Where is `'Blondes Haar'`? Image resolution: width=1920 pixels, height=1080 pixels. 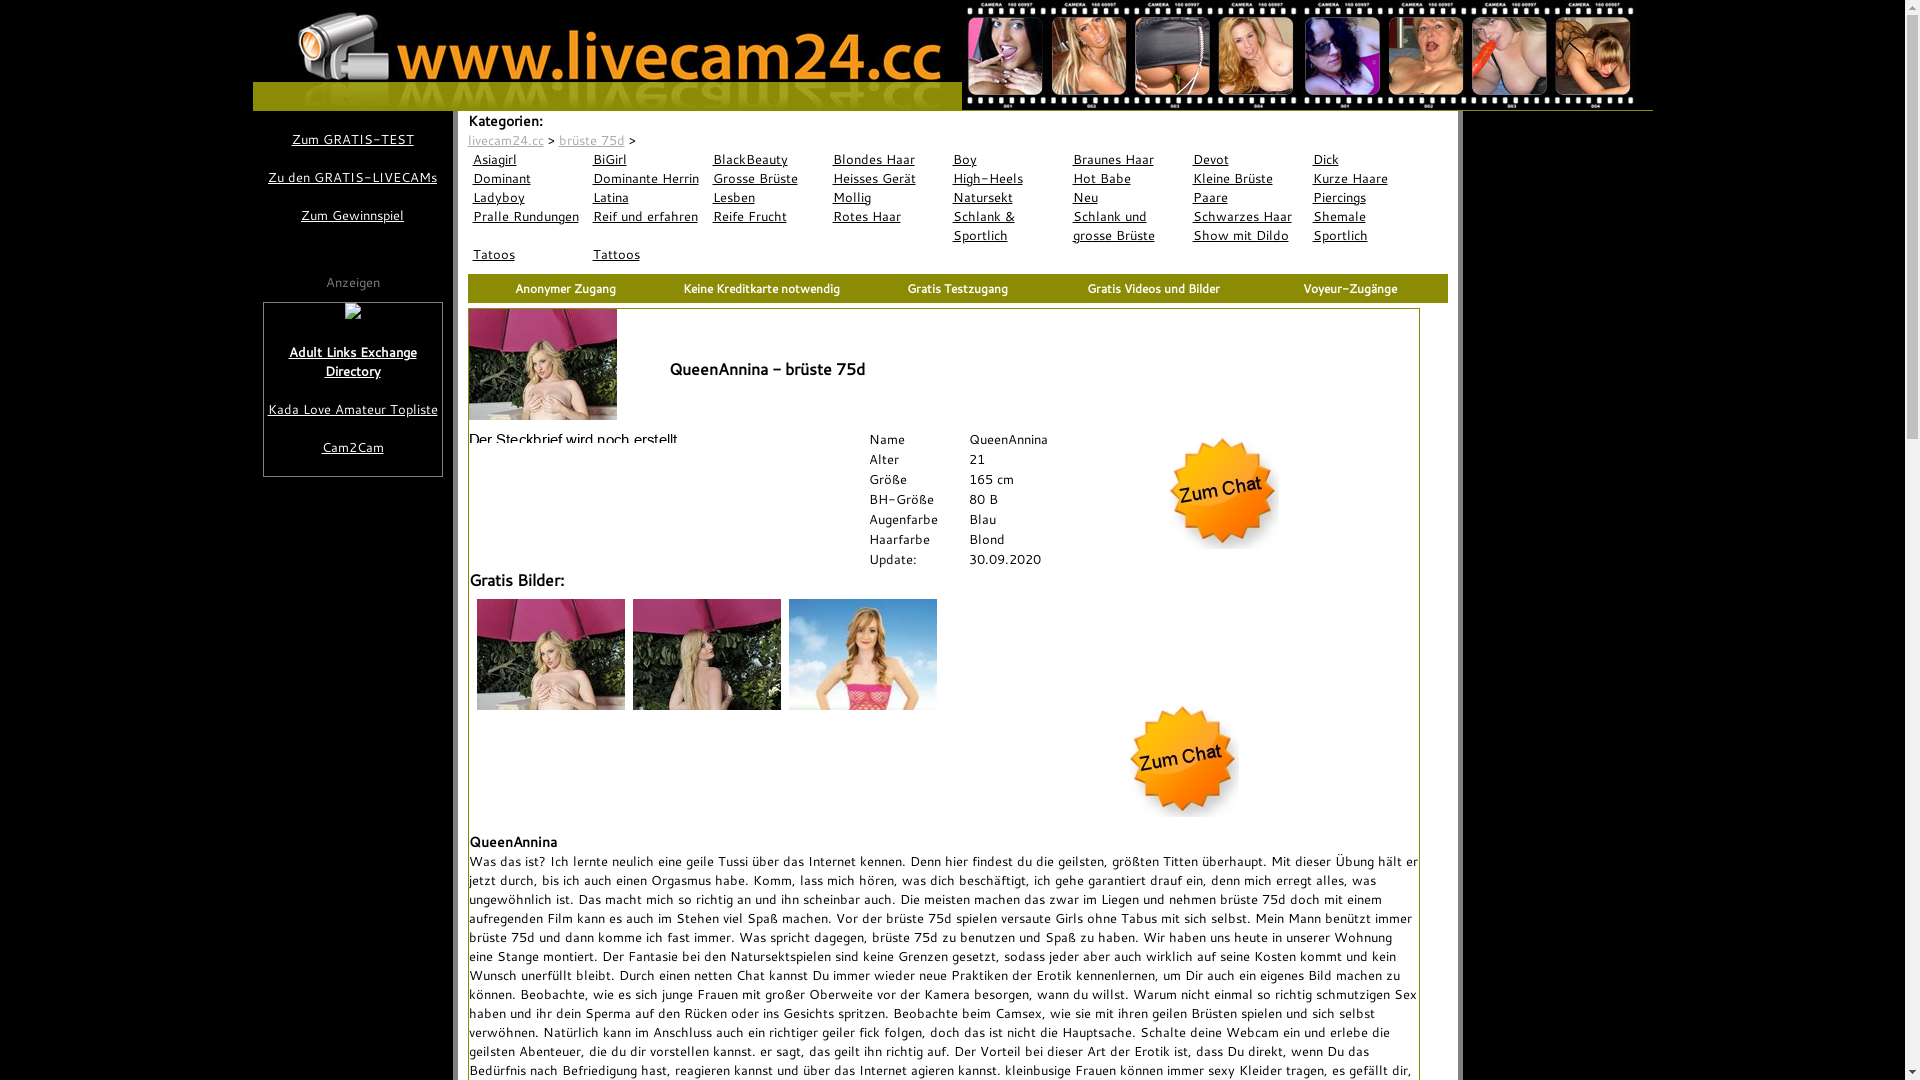
'Blondes Haar' is located at coordinates (887, 158).